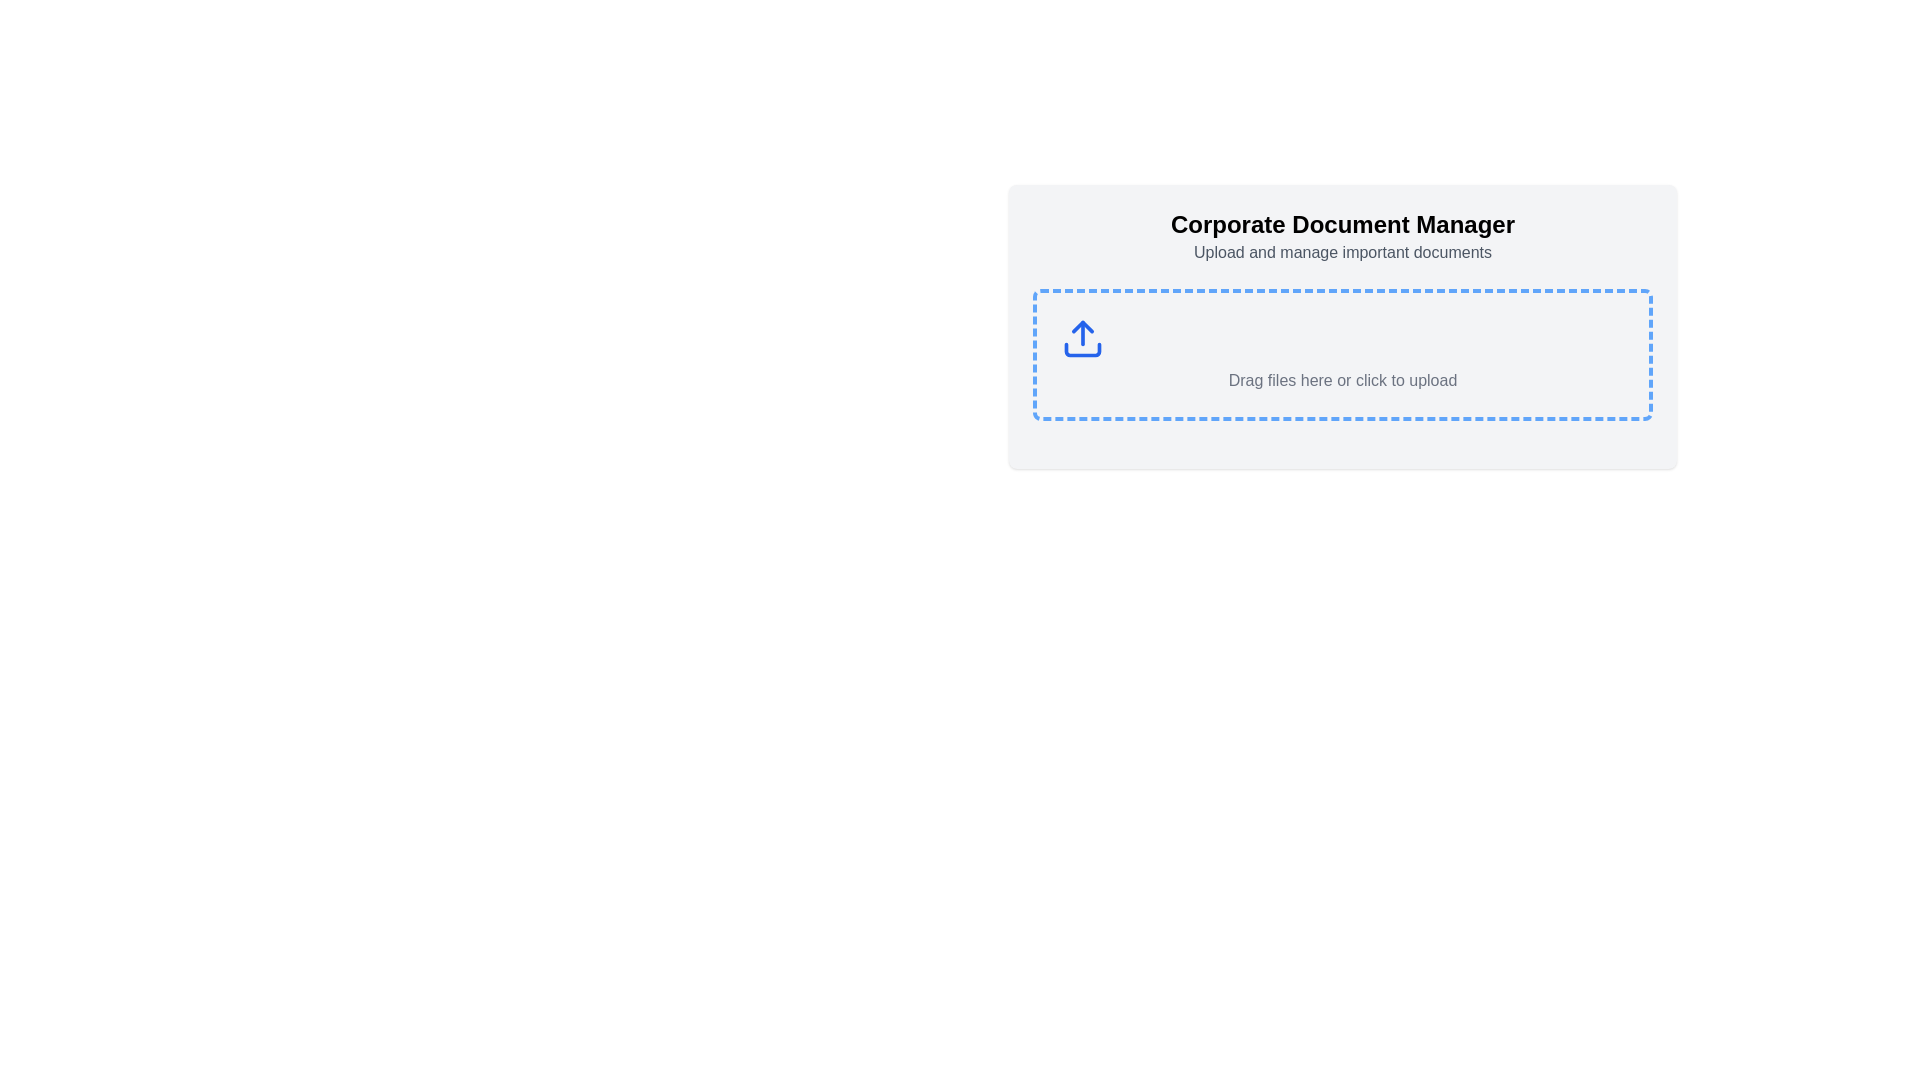 Image resolution: width=1920 pixels, height=1080 pixels. I want to click on the gray text label that says 'Drag files here or click to upload', located below the upload icon in the central part of the interface, so click(1343, 381).